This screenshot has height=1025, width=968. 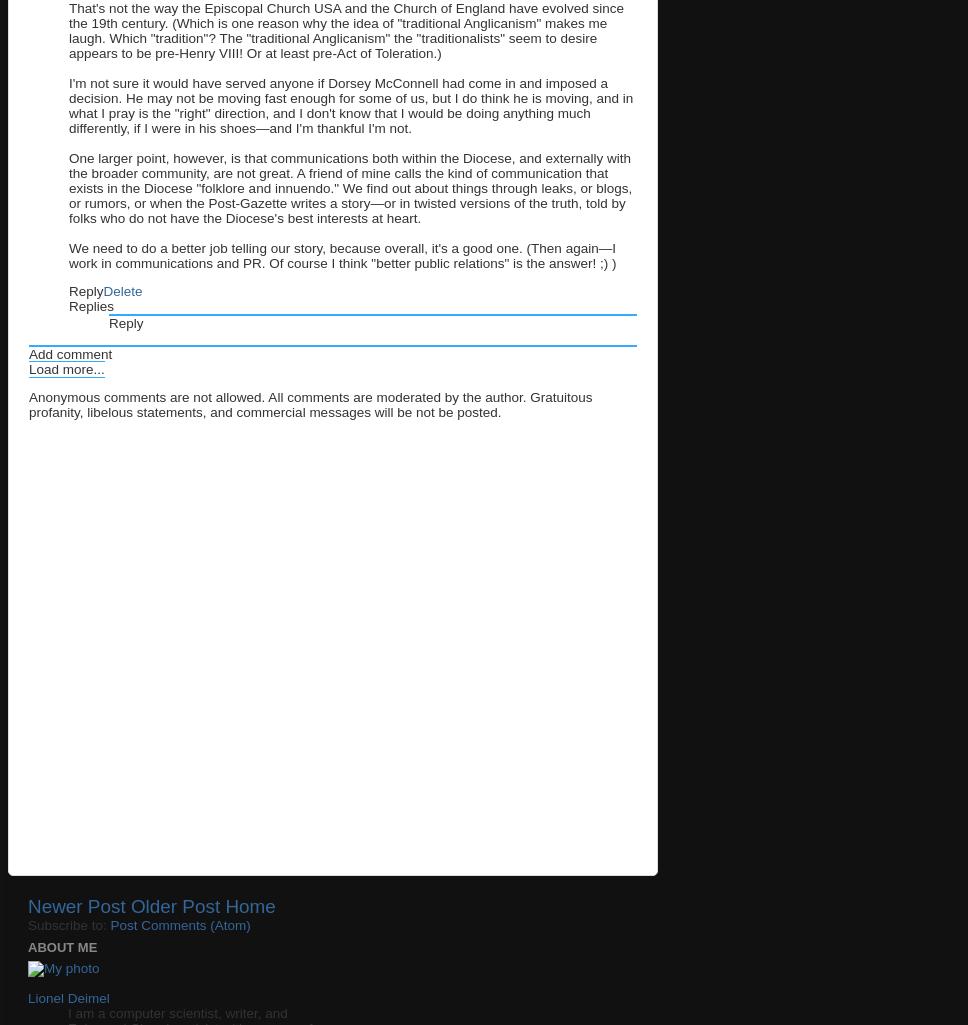 What do you see at coordinates (27, 924) in the screenshot?
I see `'Subscribe to:'` at bounding box center [27, 924].